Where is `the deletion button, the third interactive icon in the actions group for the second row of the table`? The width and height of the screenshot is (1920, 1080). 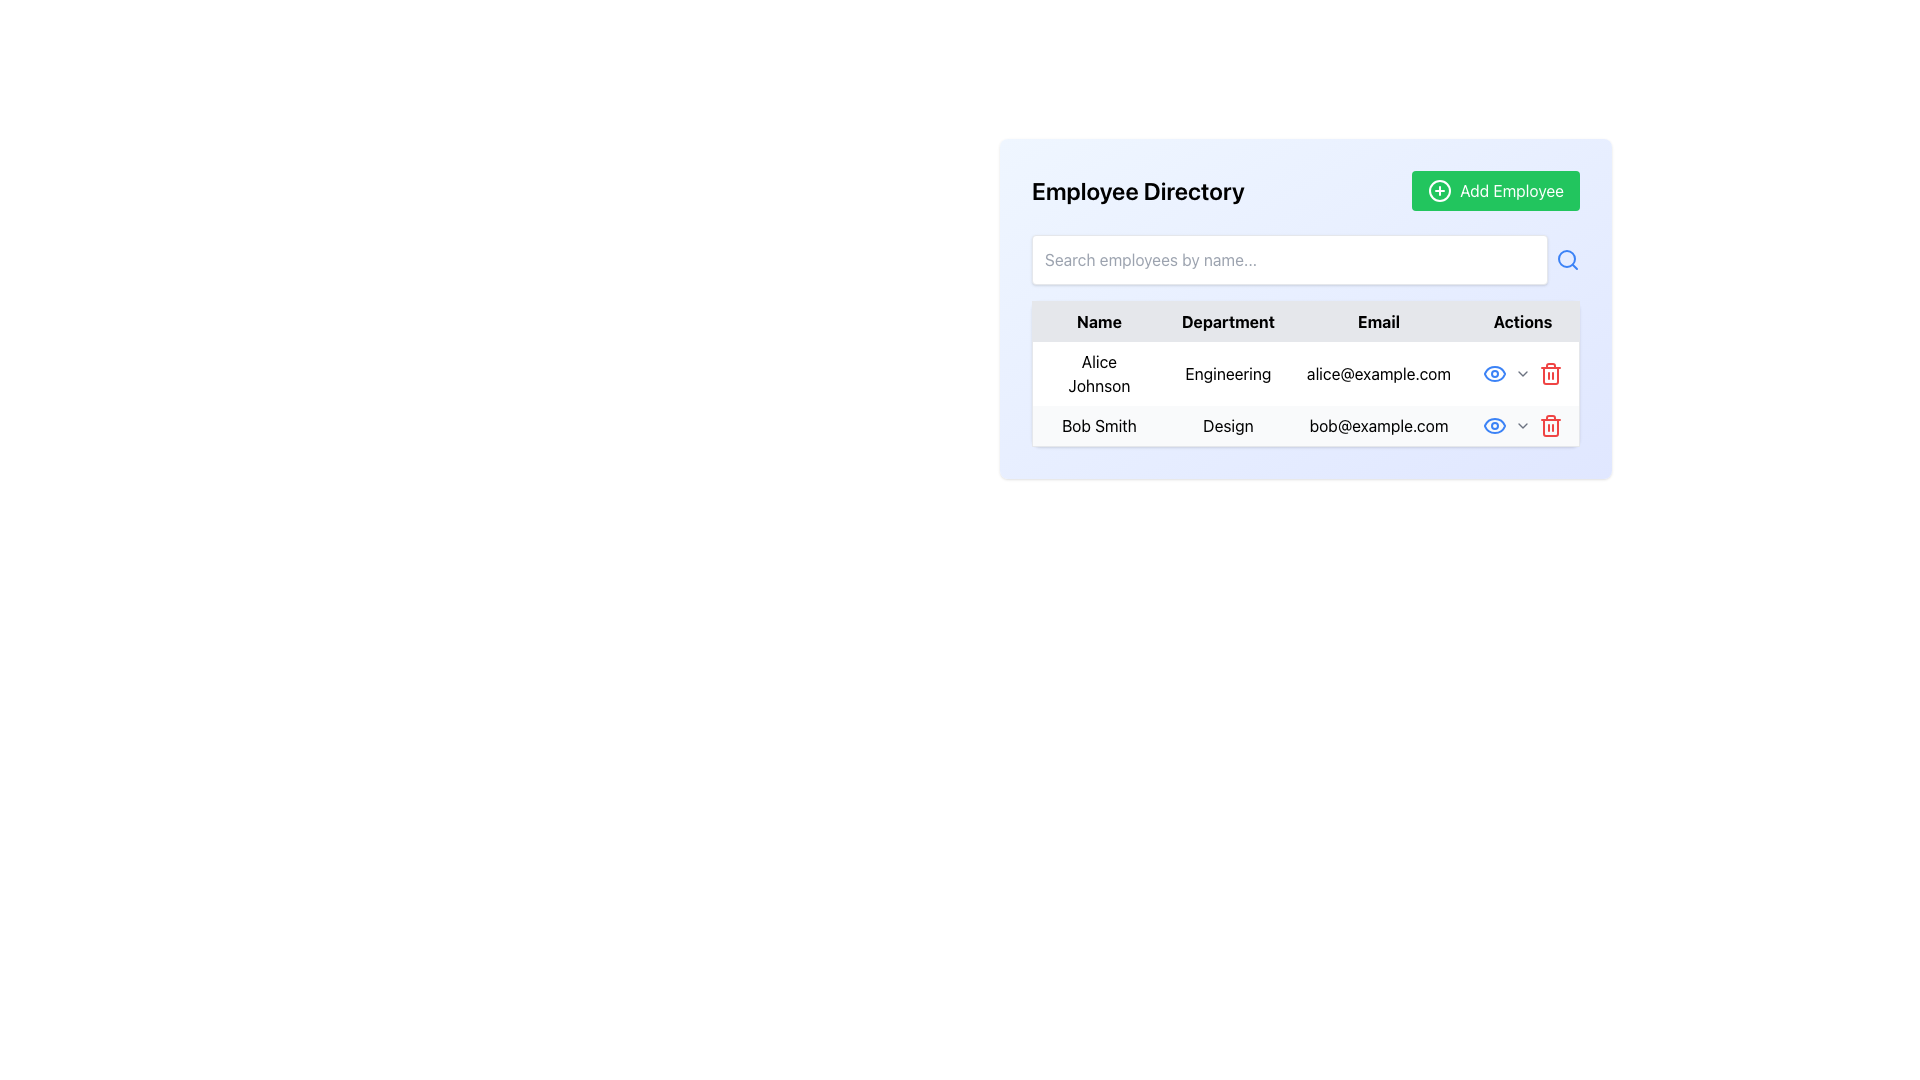 the deletion button, the third interactive icon in the actions group for the second row of the table is located at coordinates (1549, 424).